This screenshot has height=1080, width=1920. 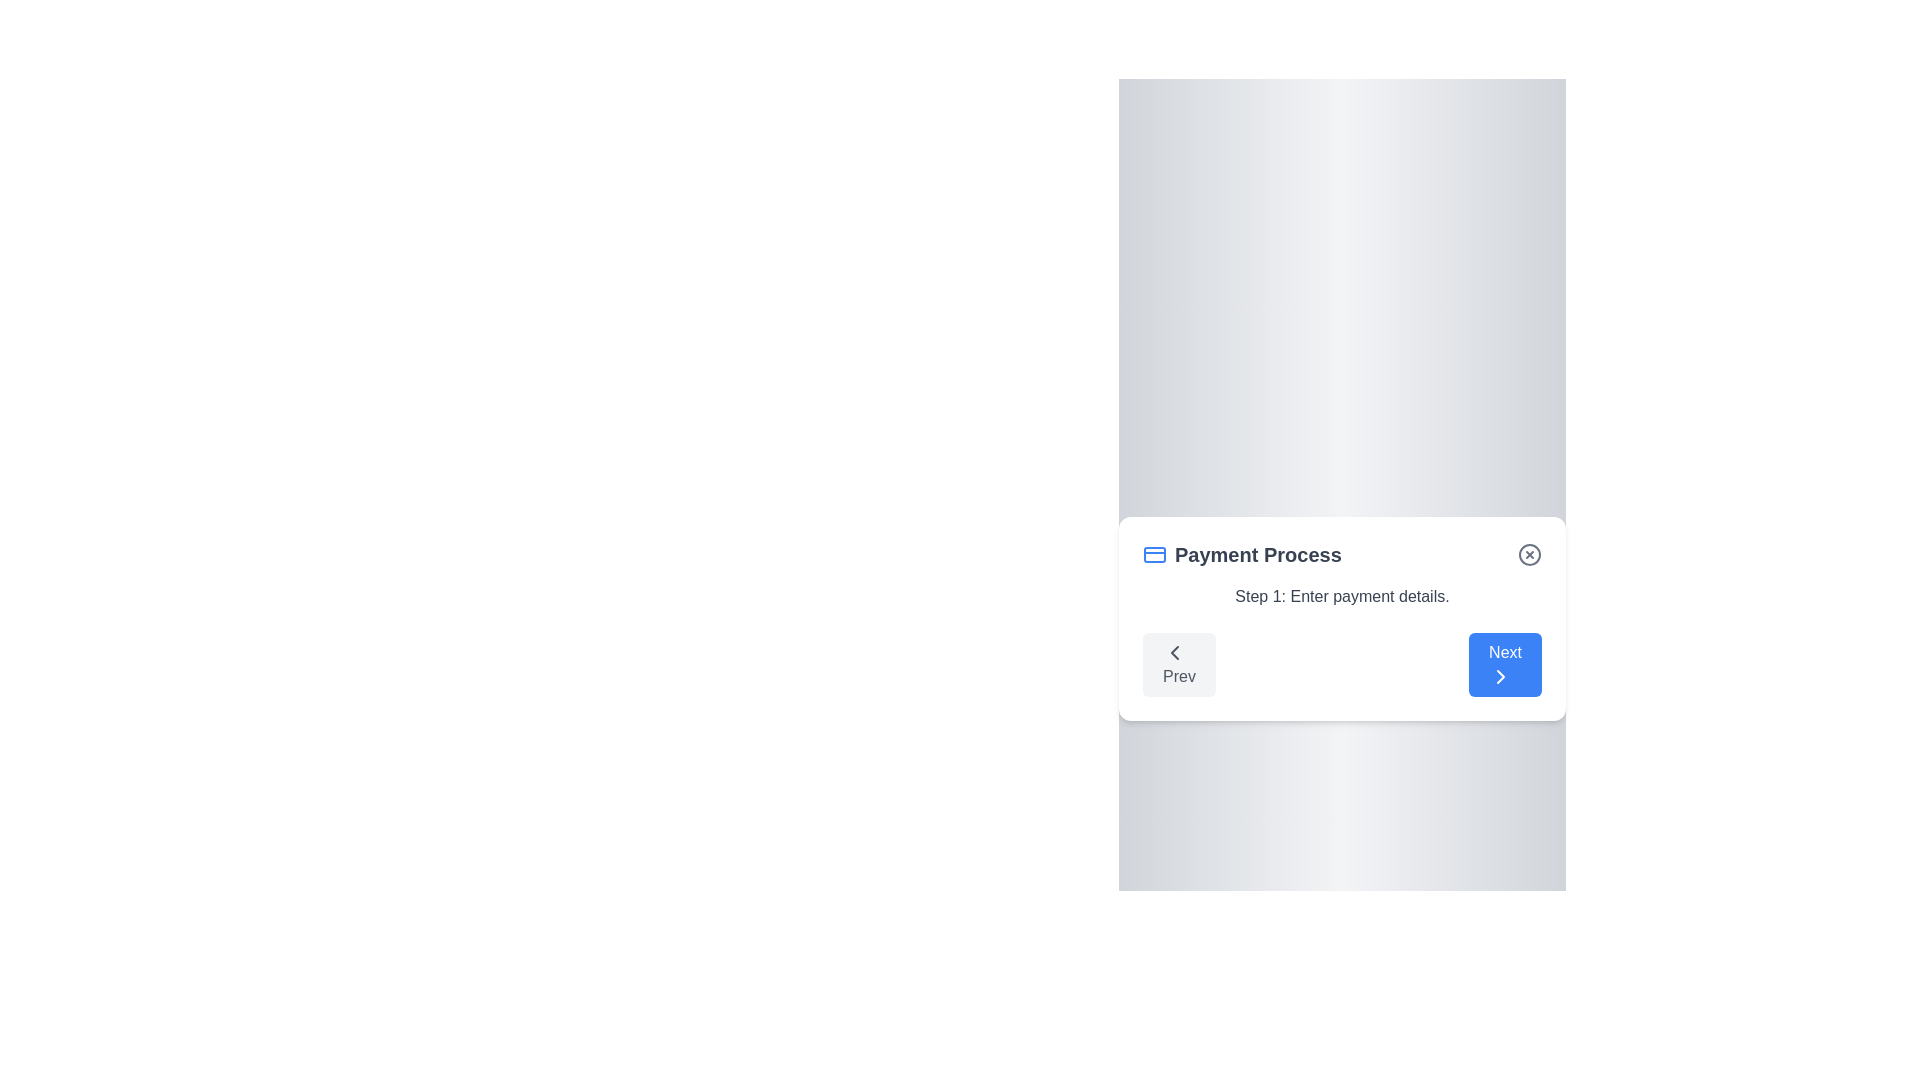 What do you see at coordinates (1505, 664) in the screenshot?
I see `the blue rectangular 'Next' button with rounded corners and a rightward chevron icon to proceed to the next step` at bounding box center [1505, 664].